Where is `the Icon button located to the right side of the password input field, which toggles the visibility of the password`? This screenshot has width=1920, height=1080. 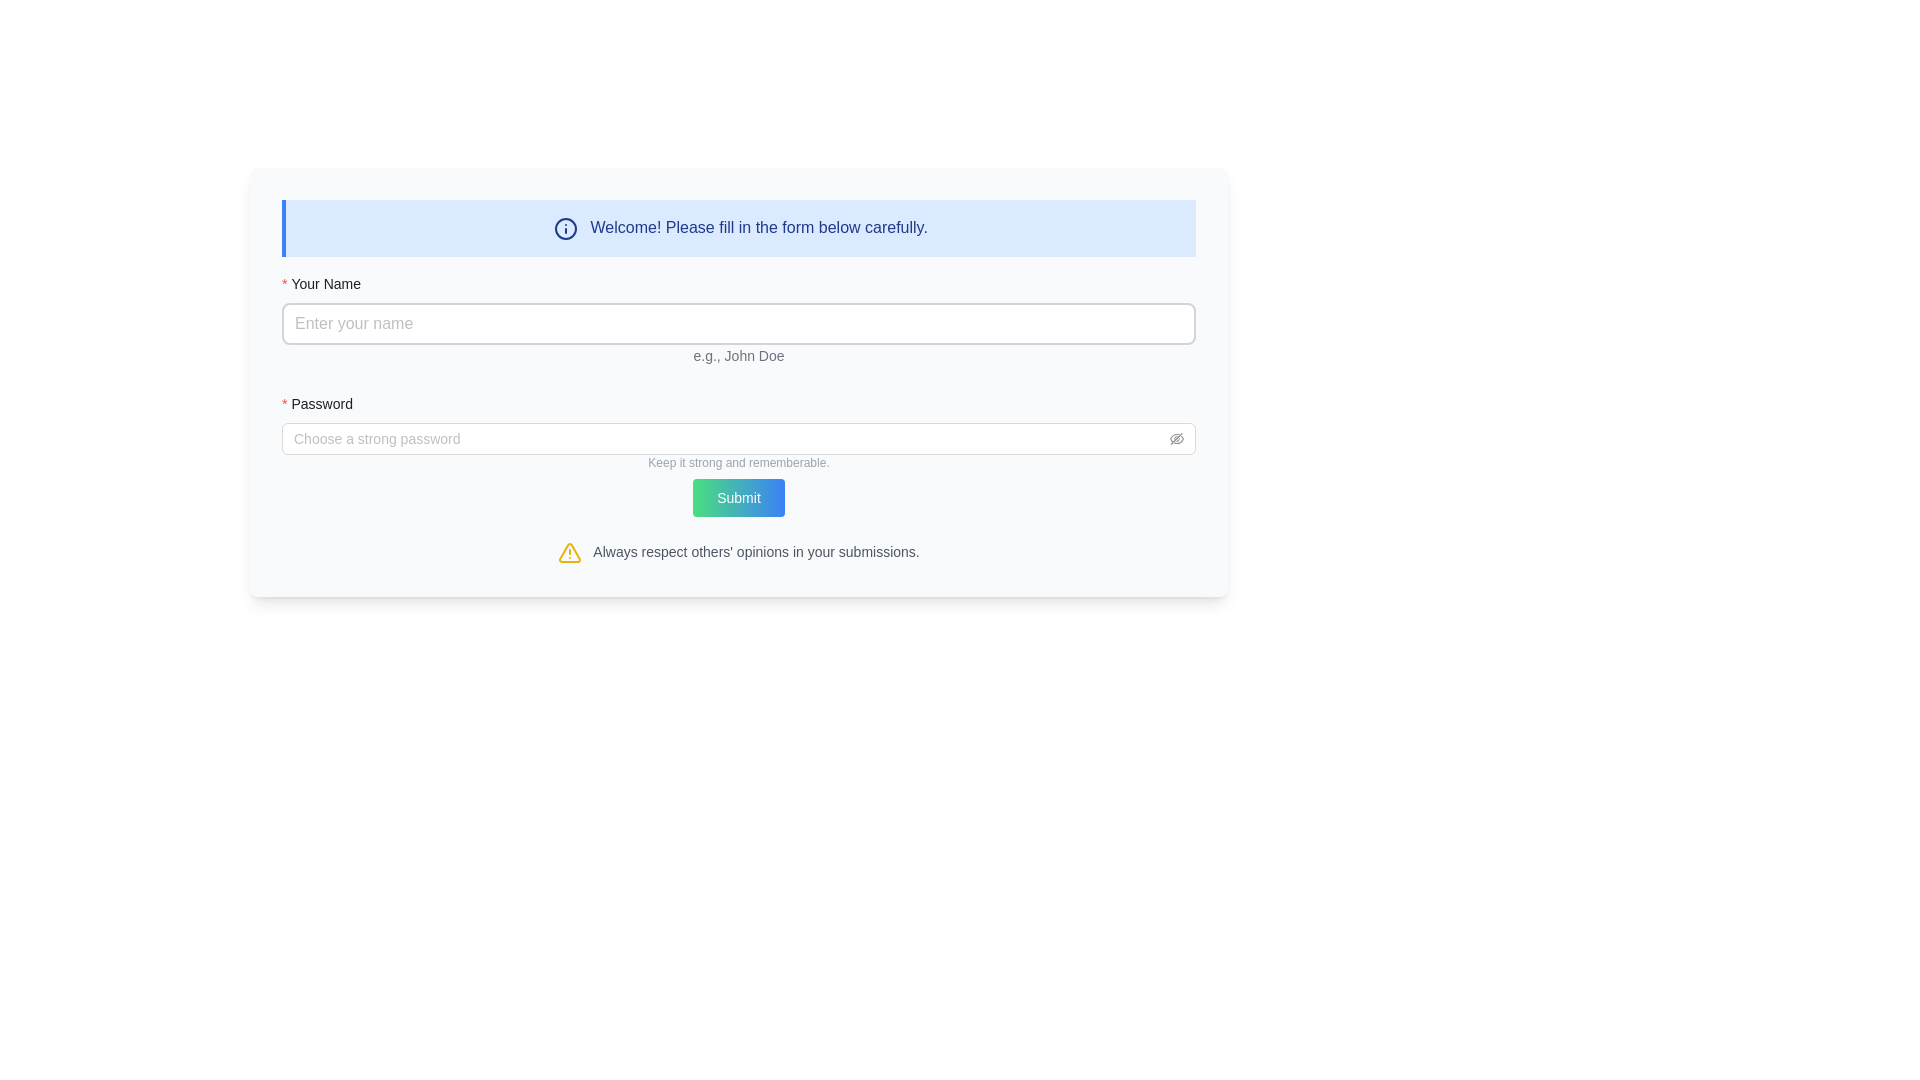
the Icon button located to the right side of the password input field, which toggles the visibility of the password is located at coordinates (1176, 437).